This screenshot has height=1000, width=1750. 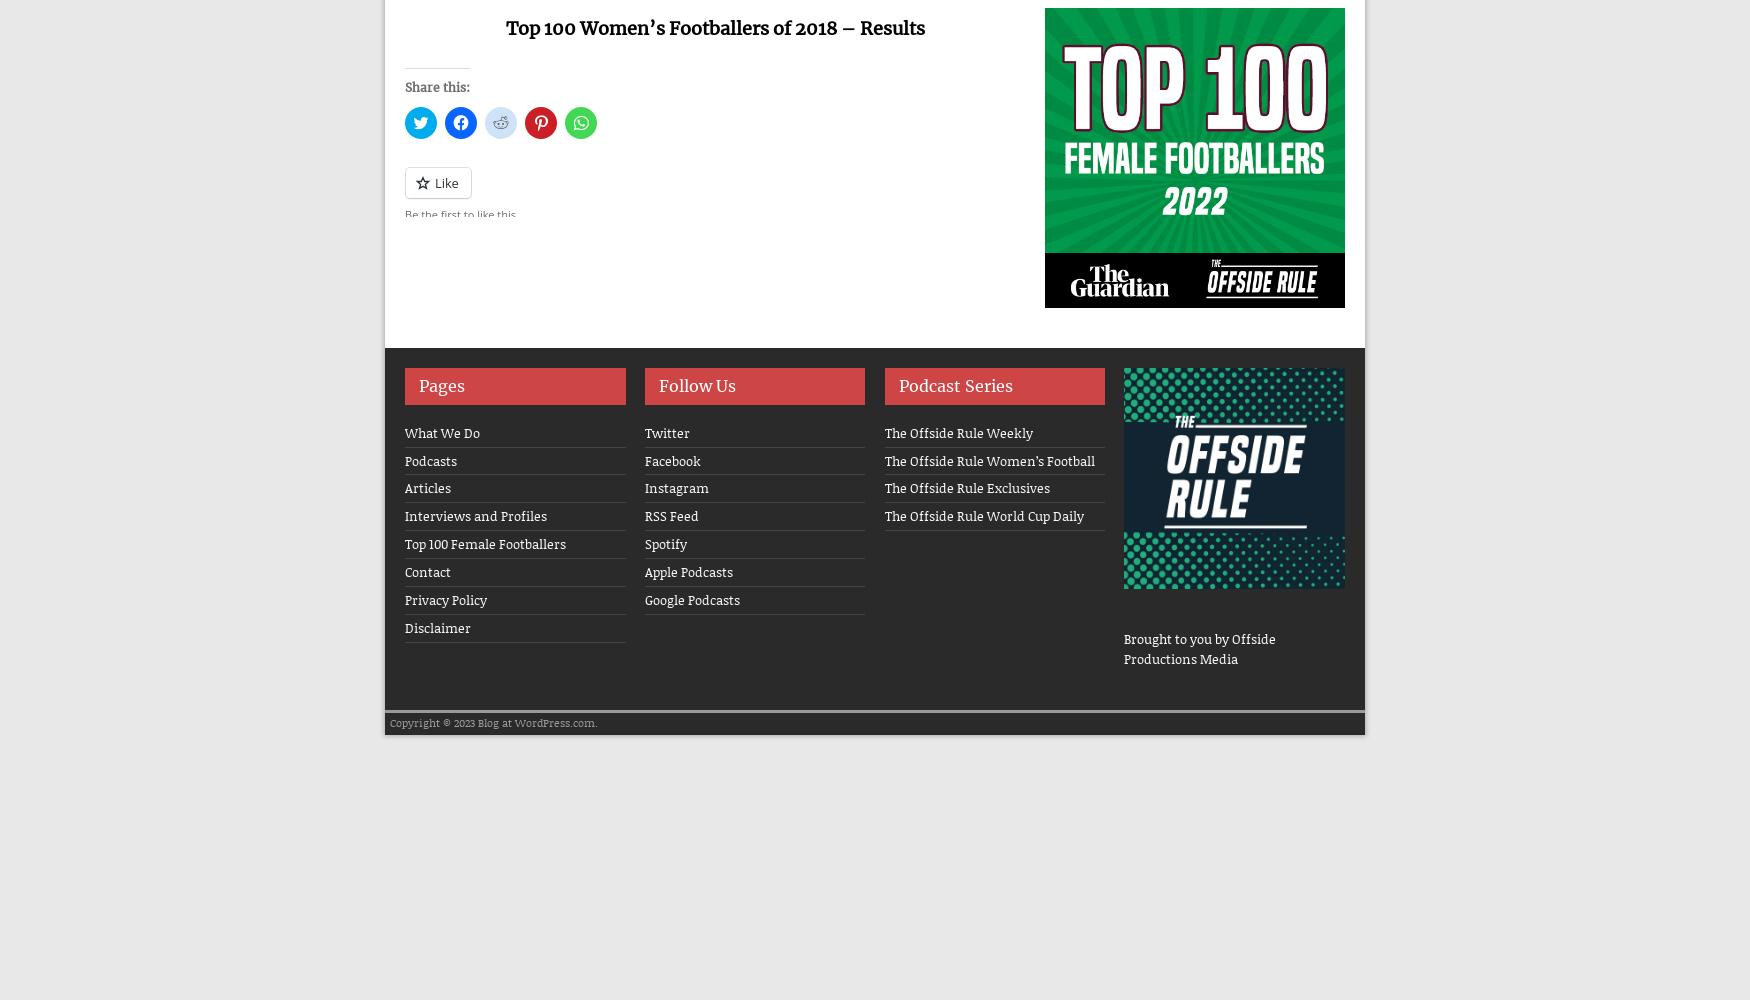 What do you see at coordinates (504, 28) in the screenshot?
I see `'Top 100 Women’s Footballers of 2018 – Results'` at bounding box center [504, 28].